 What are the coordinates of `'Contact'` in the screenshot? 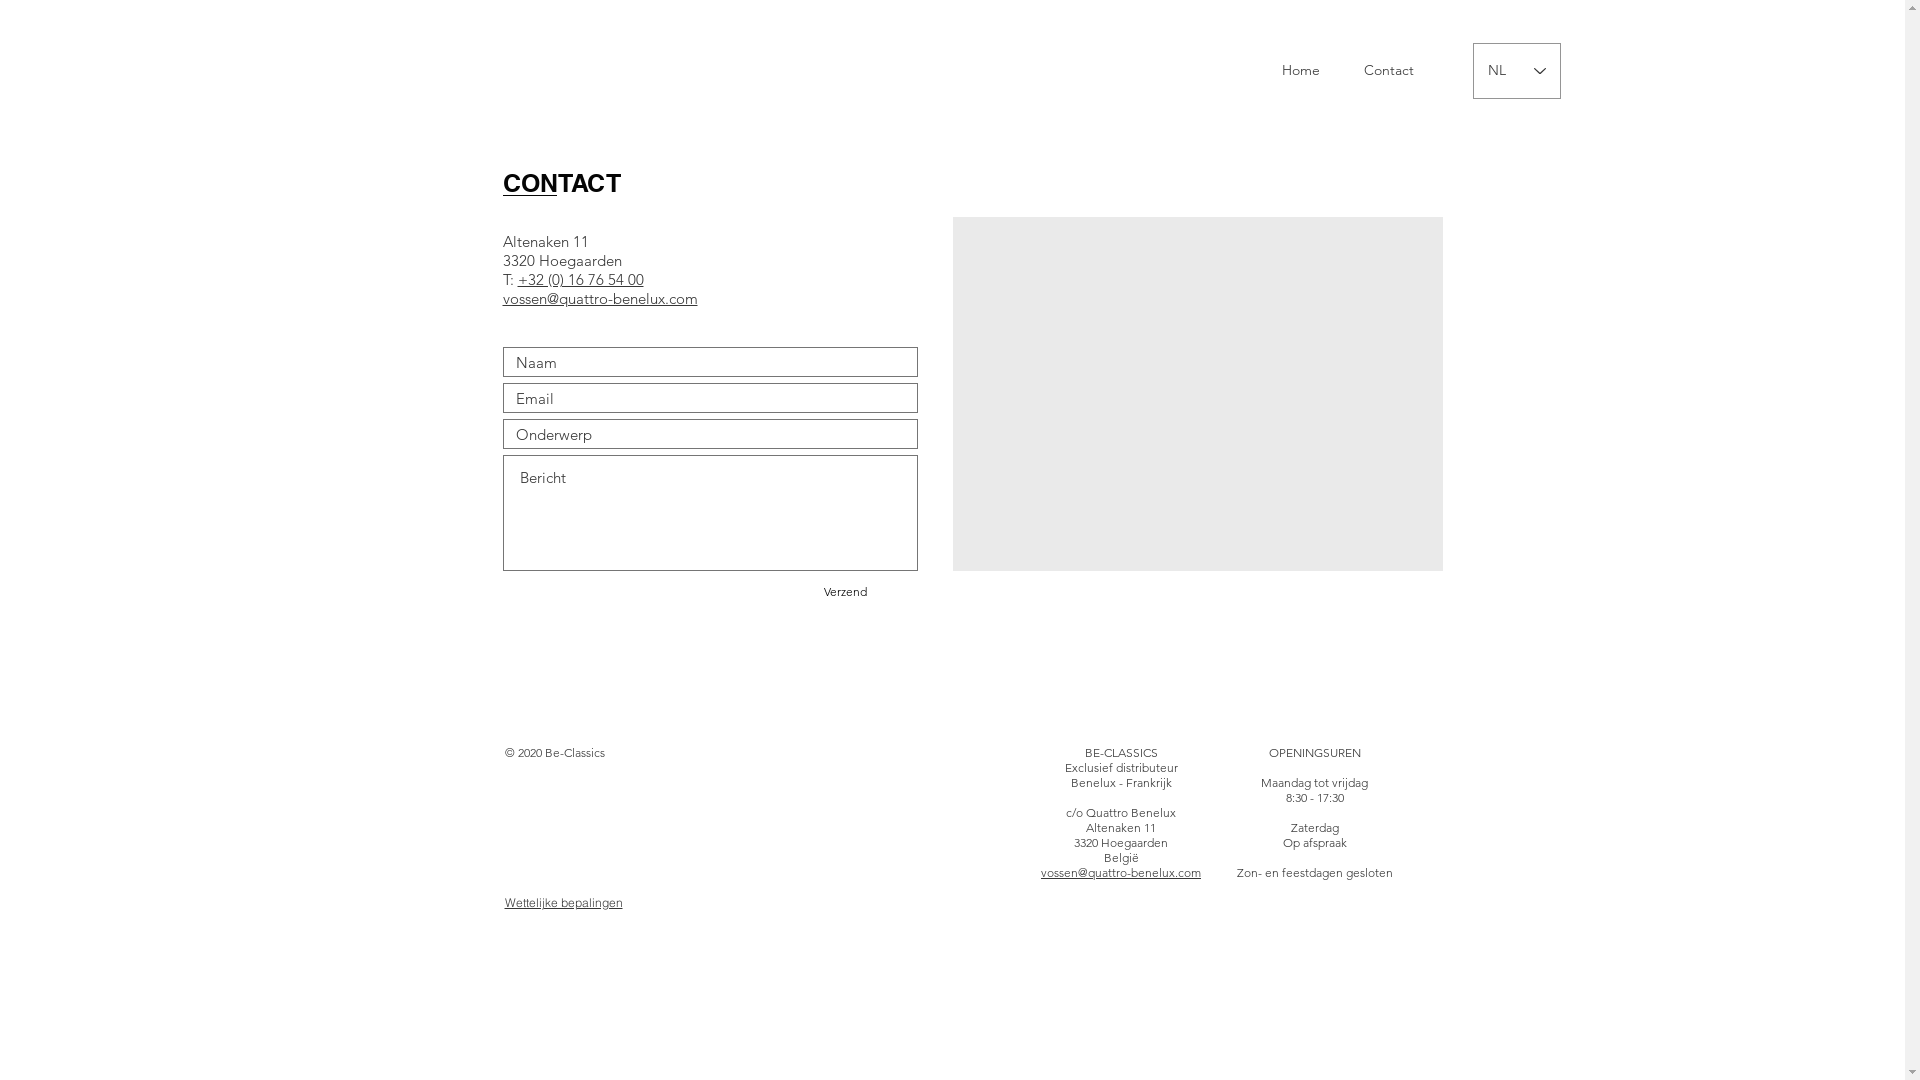 It's located at (1386, 69).